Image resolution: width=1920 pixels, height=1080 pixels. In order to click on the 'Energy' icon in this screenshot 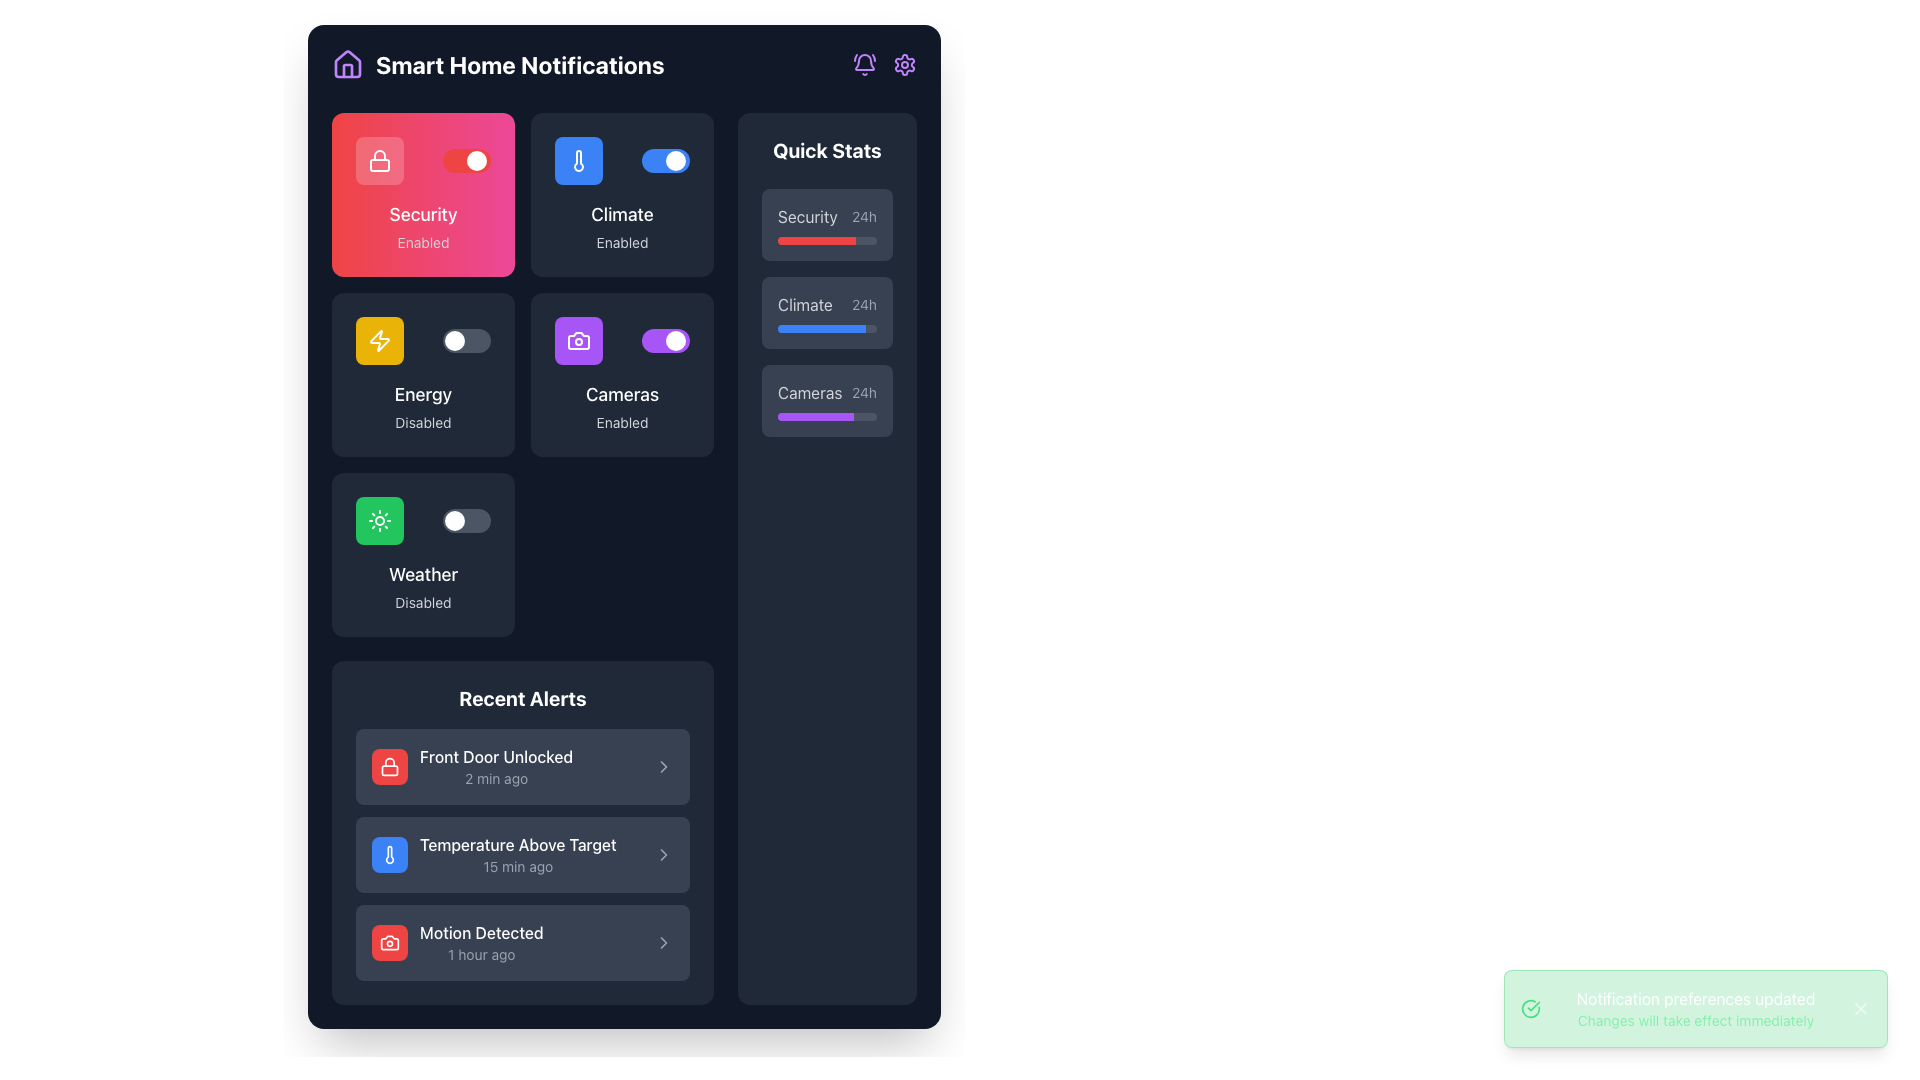, I will do `click(379, 339)`.